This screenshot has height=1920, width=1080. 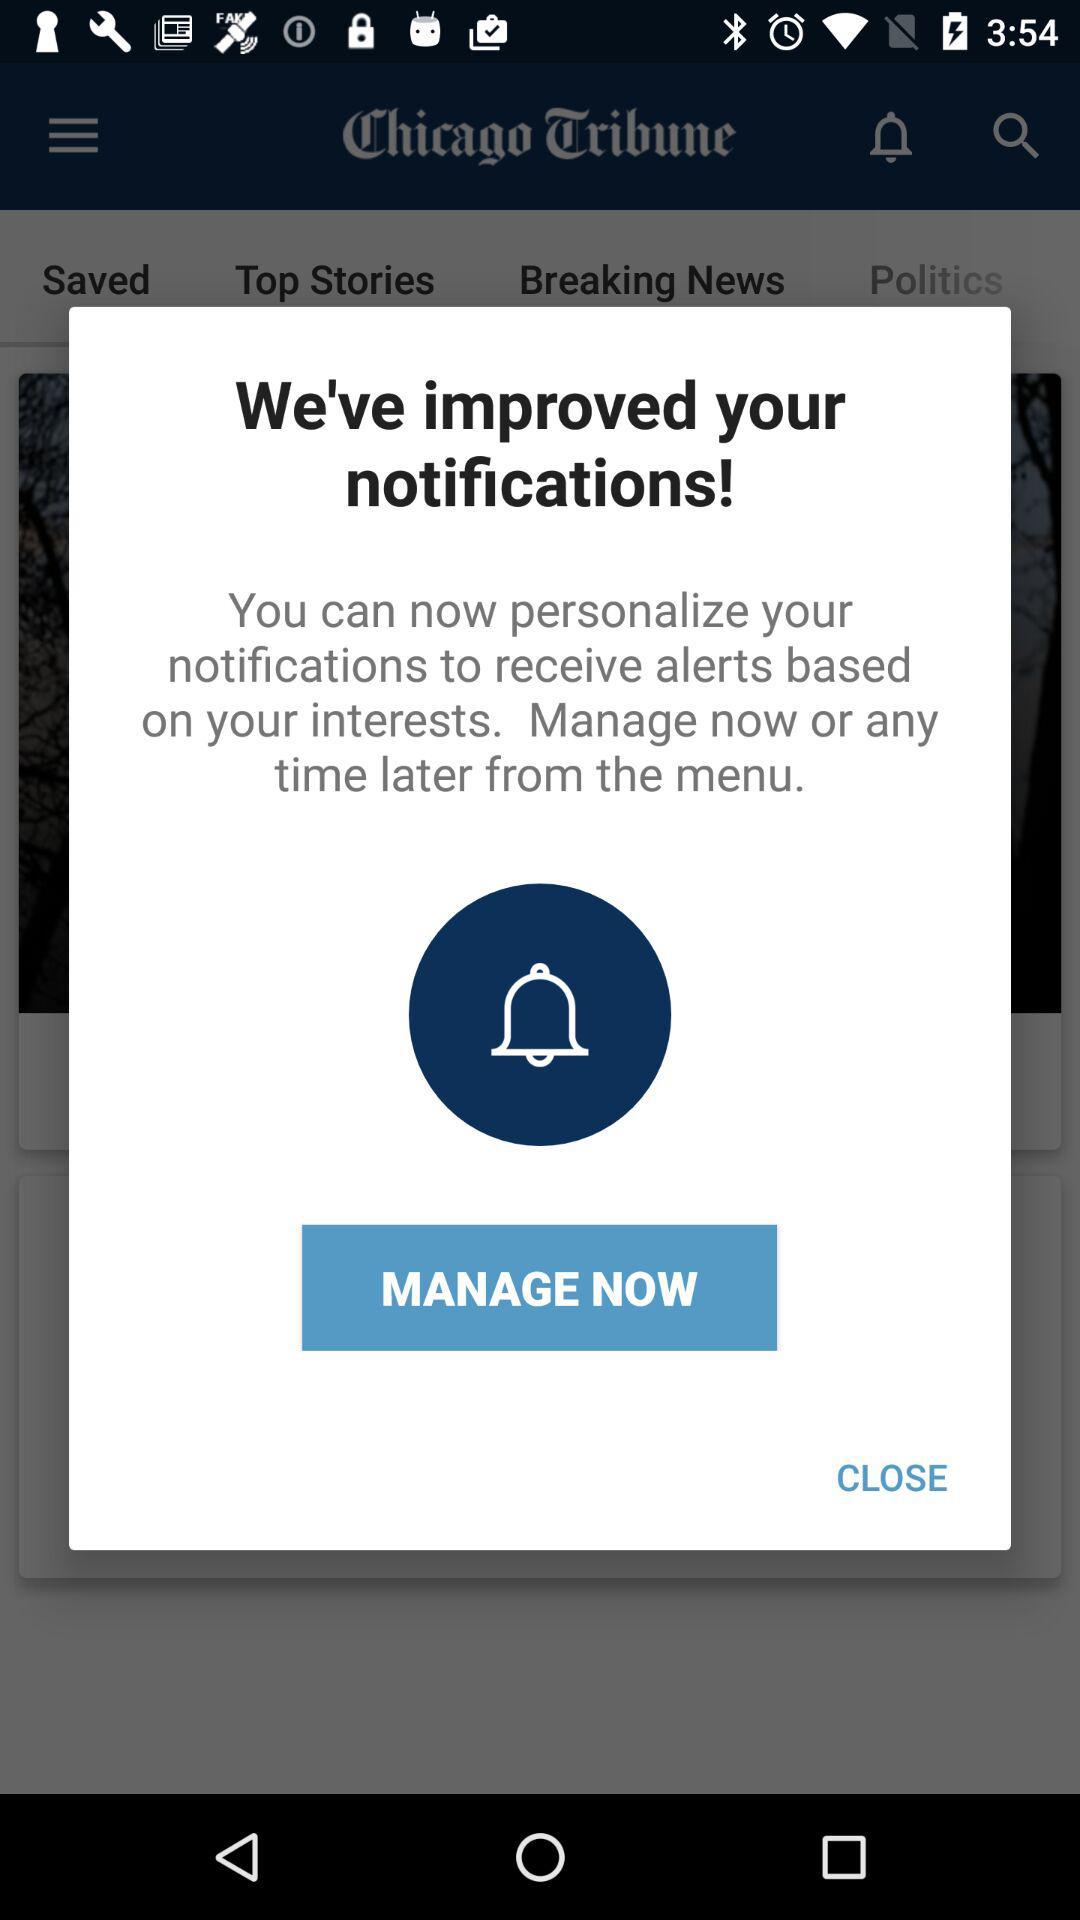 I want to click on the close, so click(x=891, y=1476).